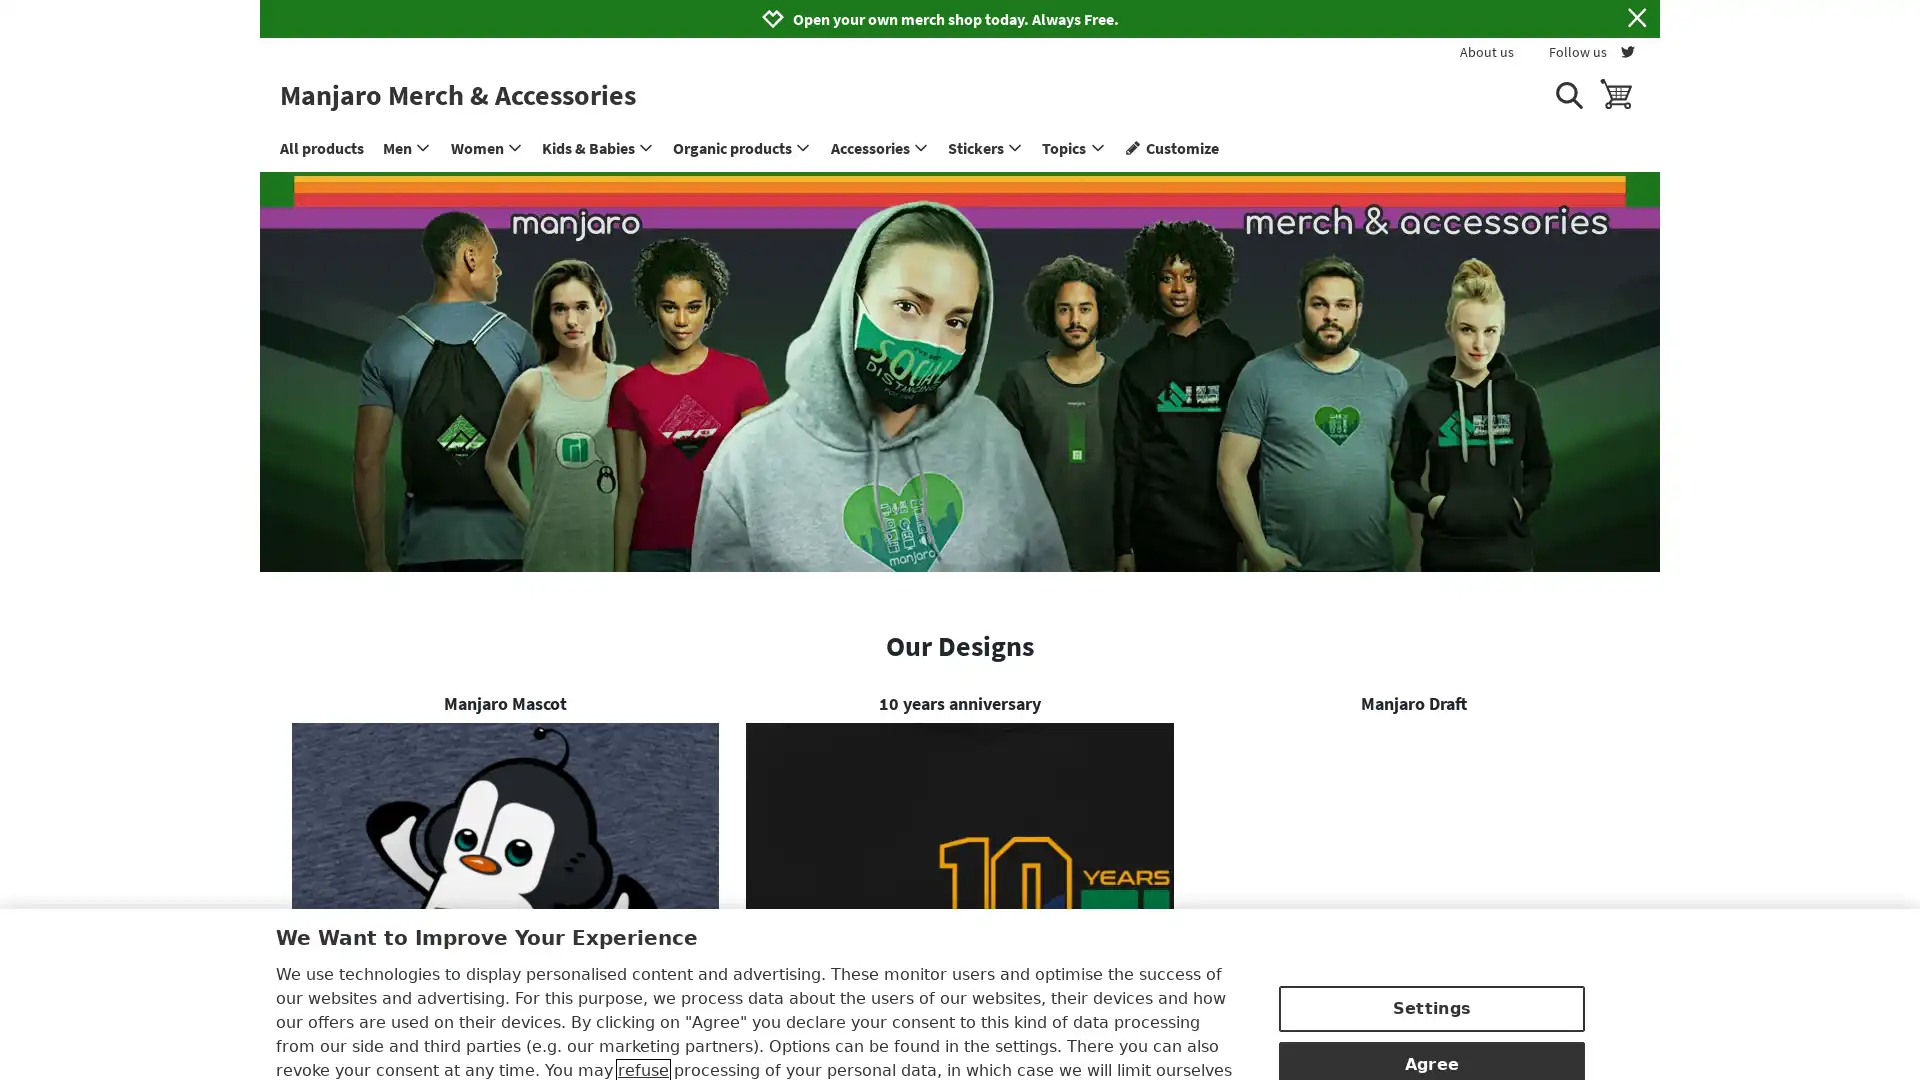 This screenshot has width=1920, height=1080. Describe the element at coordinates (1567, 94) in the screenshot. I see `show search` at that location.